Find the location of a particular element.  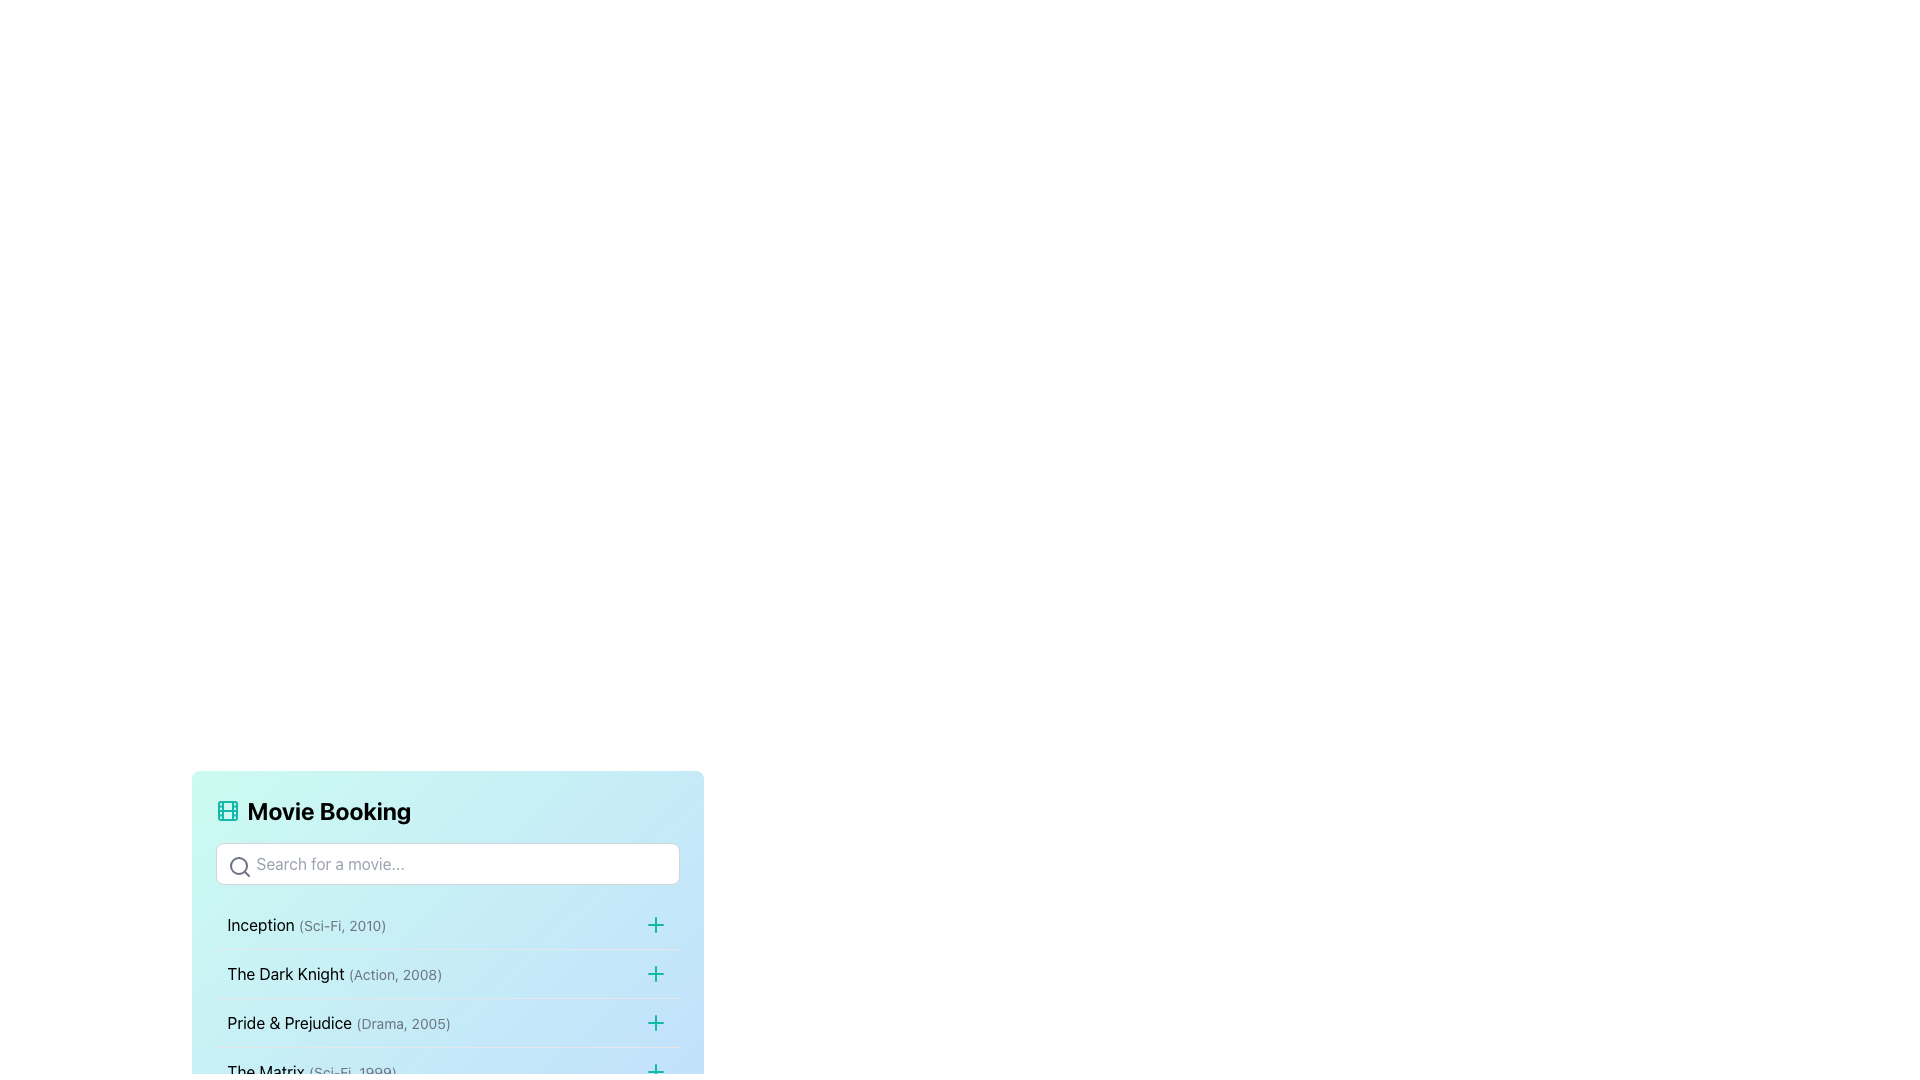

the filled circle element of the search icon located at the top-left corner of the search bar is located at coordinates (238, 865).